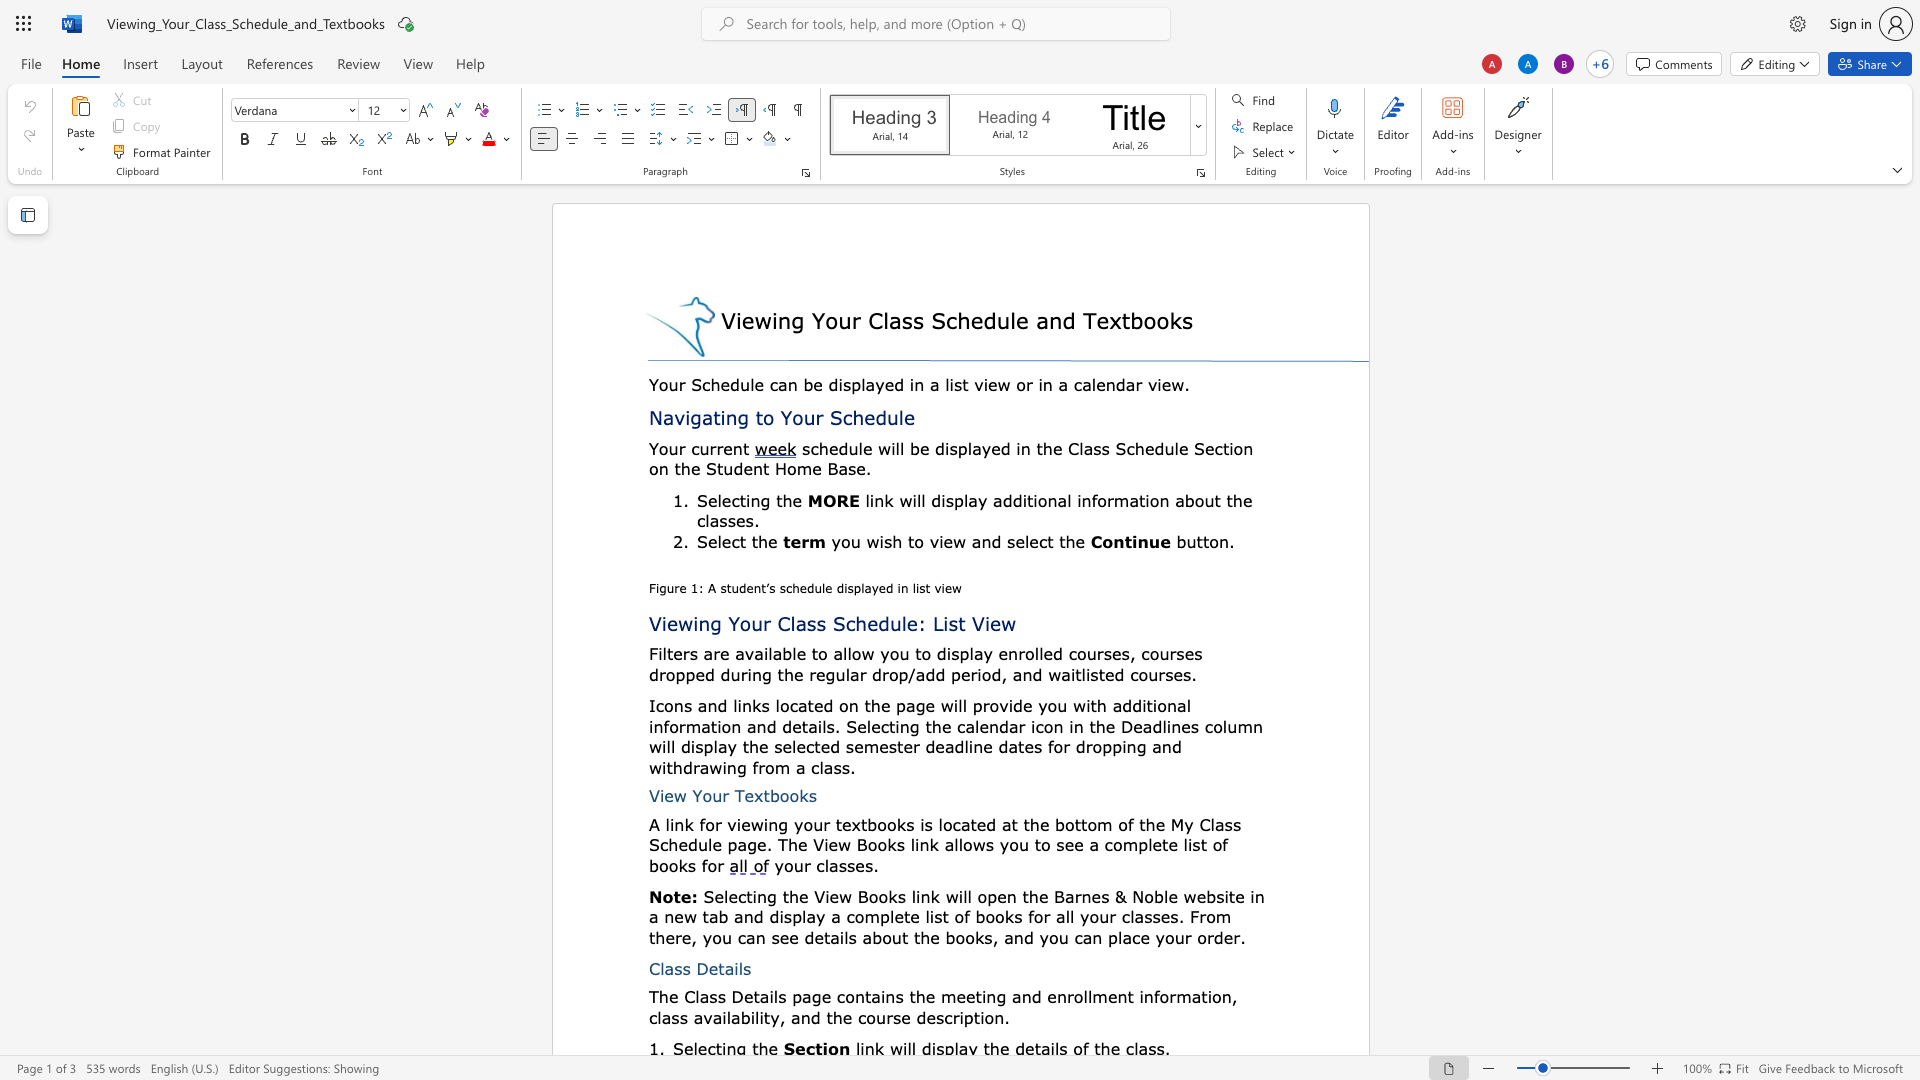  Describe the element at coordinates (801, 996) in the screenshot. I see `the space between the continuous character "p" and "a" in the text` at that location.